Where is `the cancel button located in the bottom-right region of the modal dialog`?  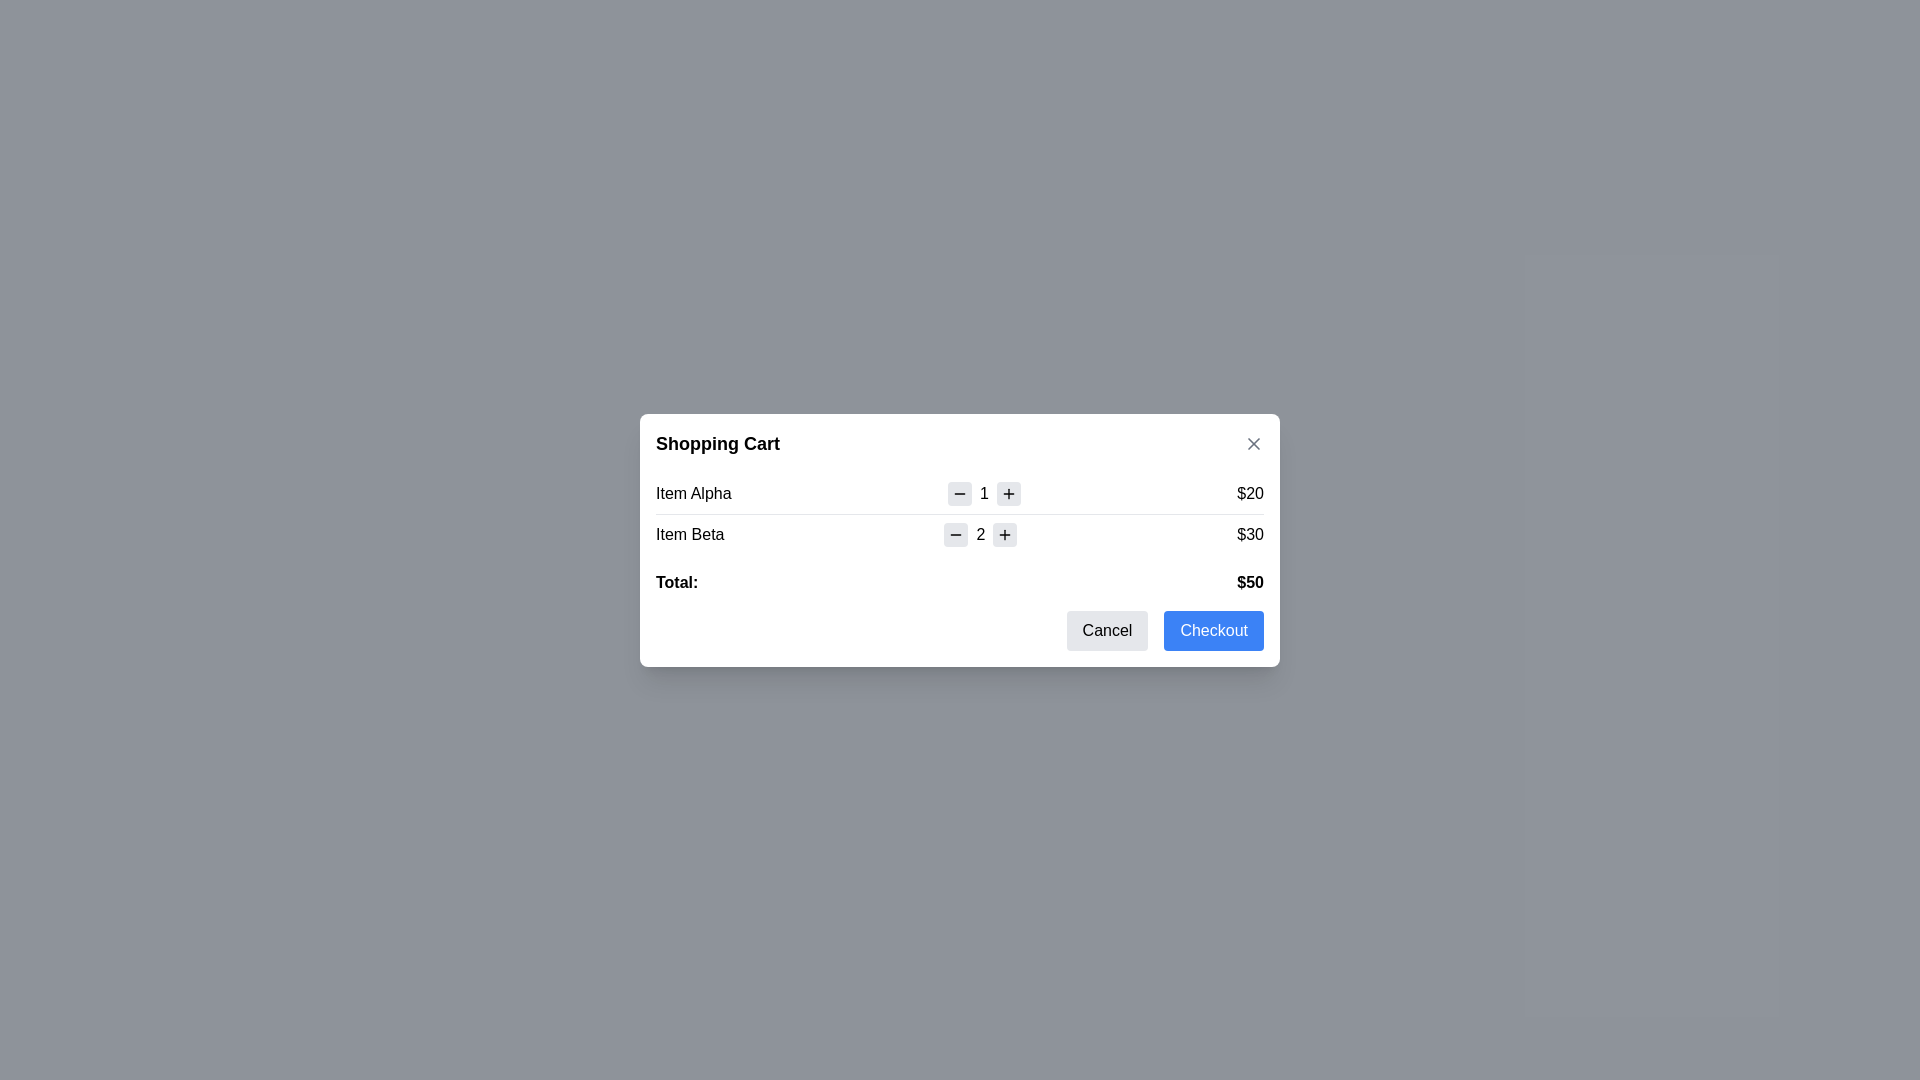 the cancel button located in the bottom-right region of the modal dialog is located at coordinates (1106, 630).